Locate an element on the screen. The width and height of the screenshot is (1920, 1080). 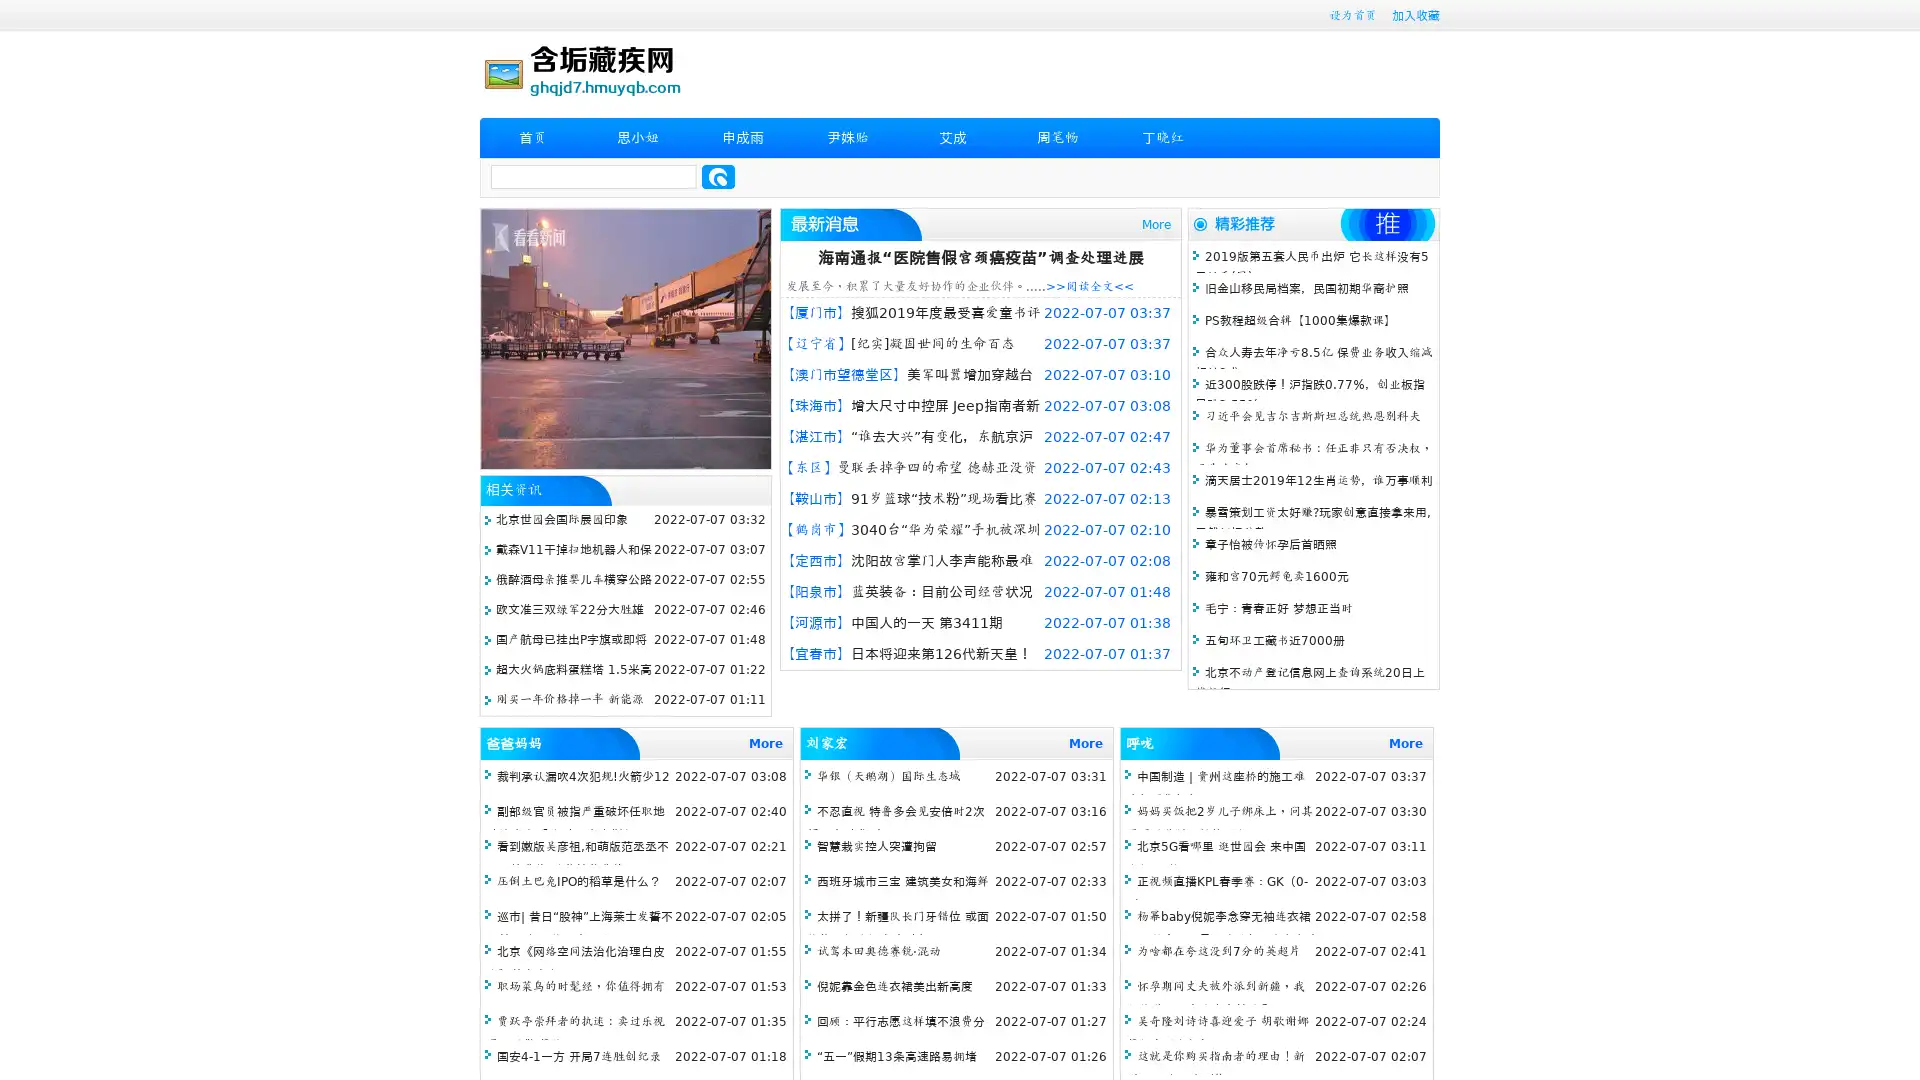
Search is located at coordinates (718, 176).